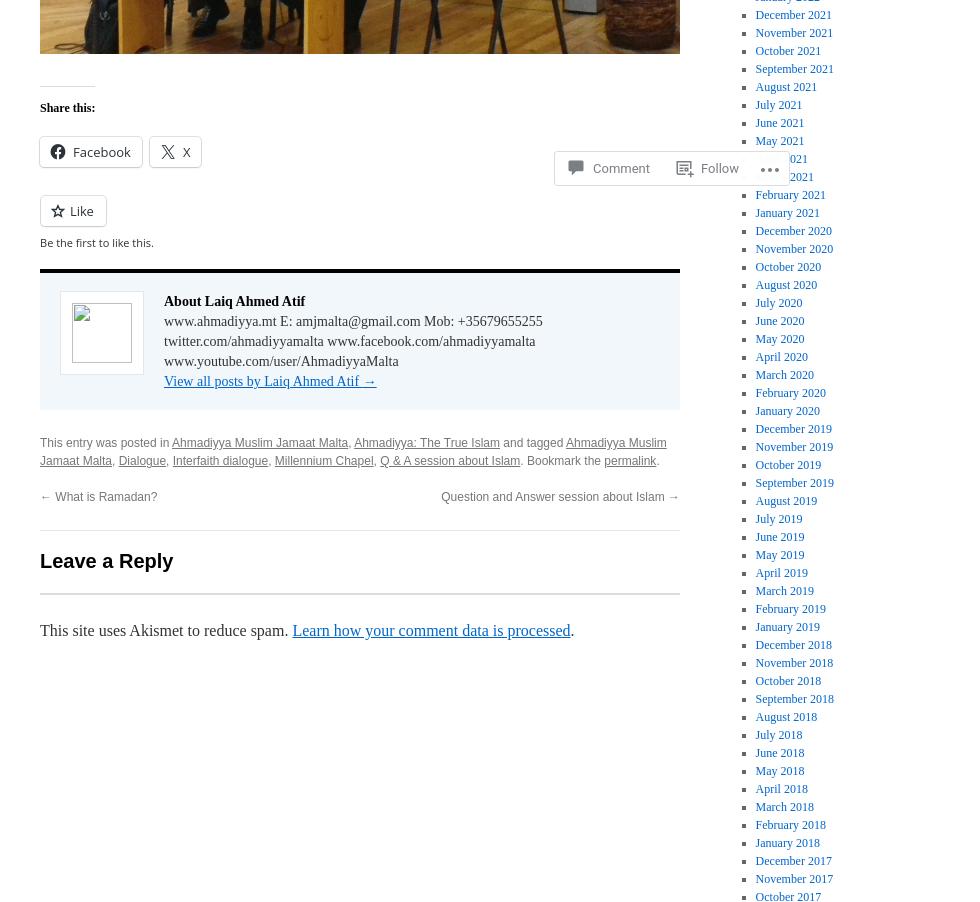 This screenshot has width=980, height=902. I want to click on 'Millennium Chapel', so click(323, 460).